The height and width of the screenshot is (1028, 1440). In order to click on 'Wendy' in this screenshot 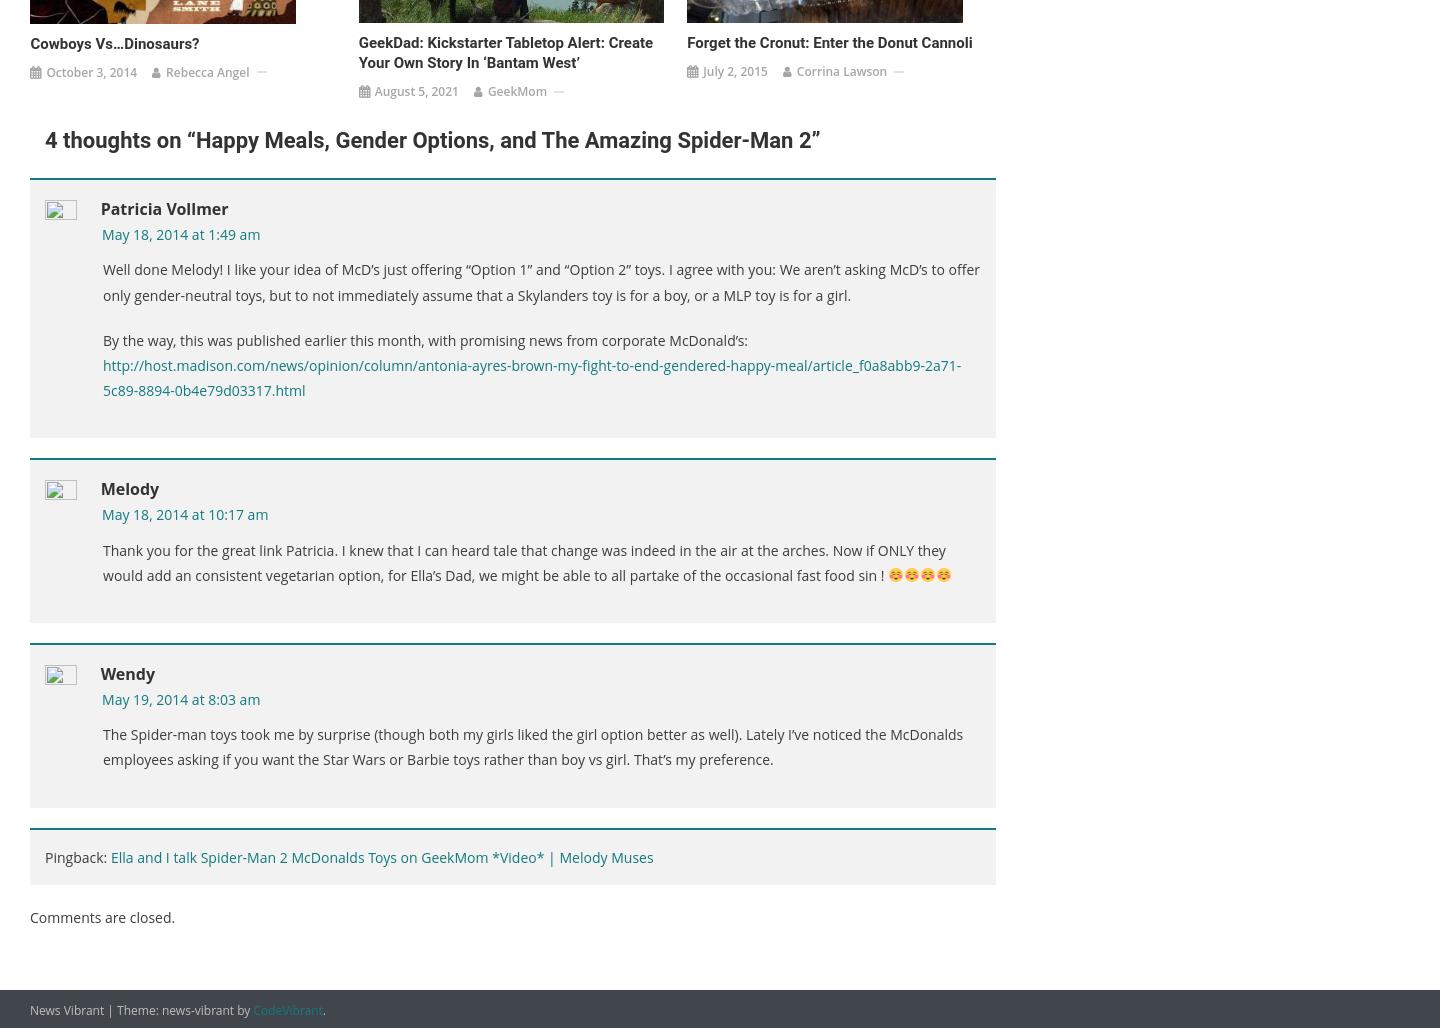, I will do `click(126, 673)`.